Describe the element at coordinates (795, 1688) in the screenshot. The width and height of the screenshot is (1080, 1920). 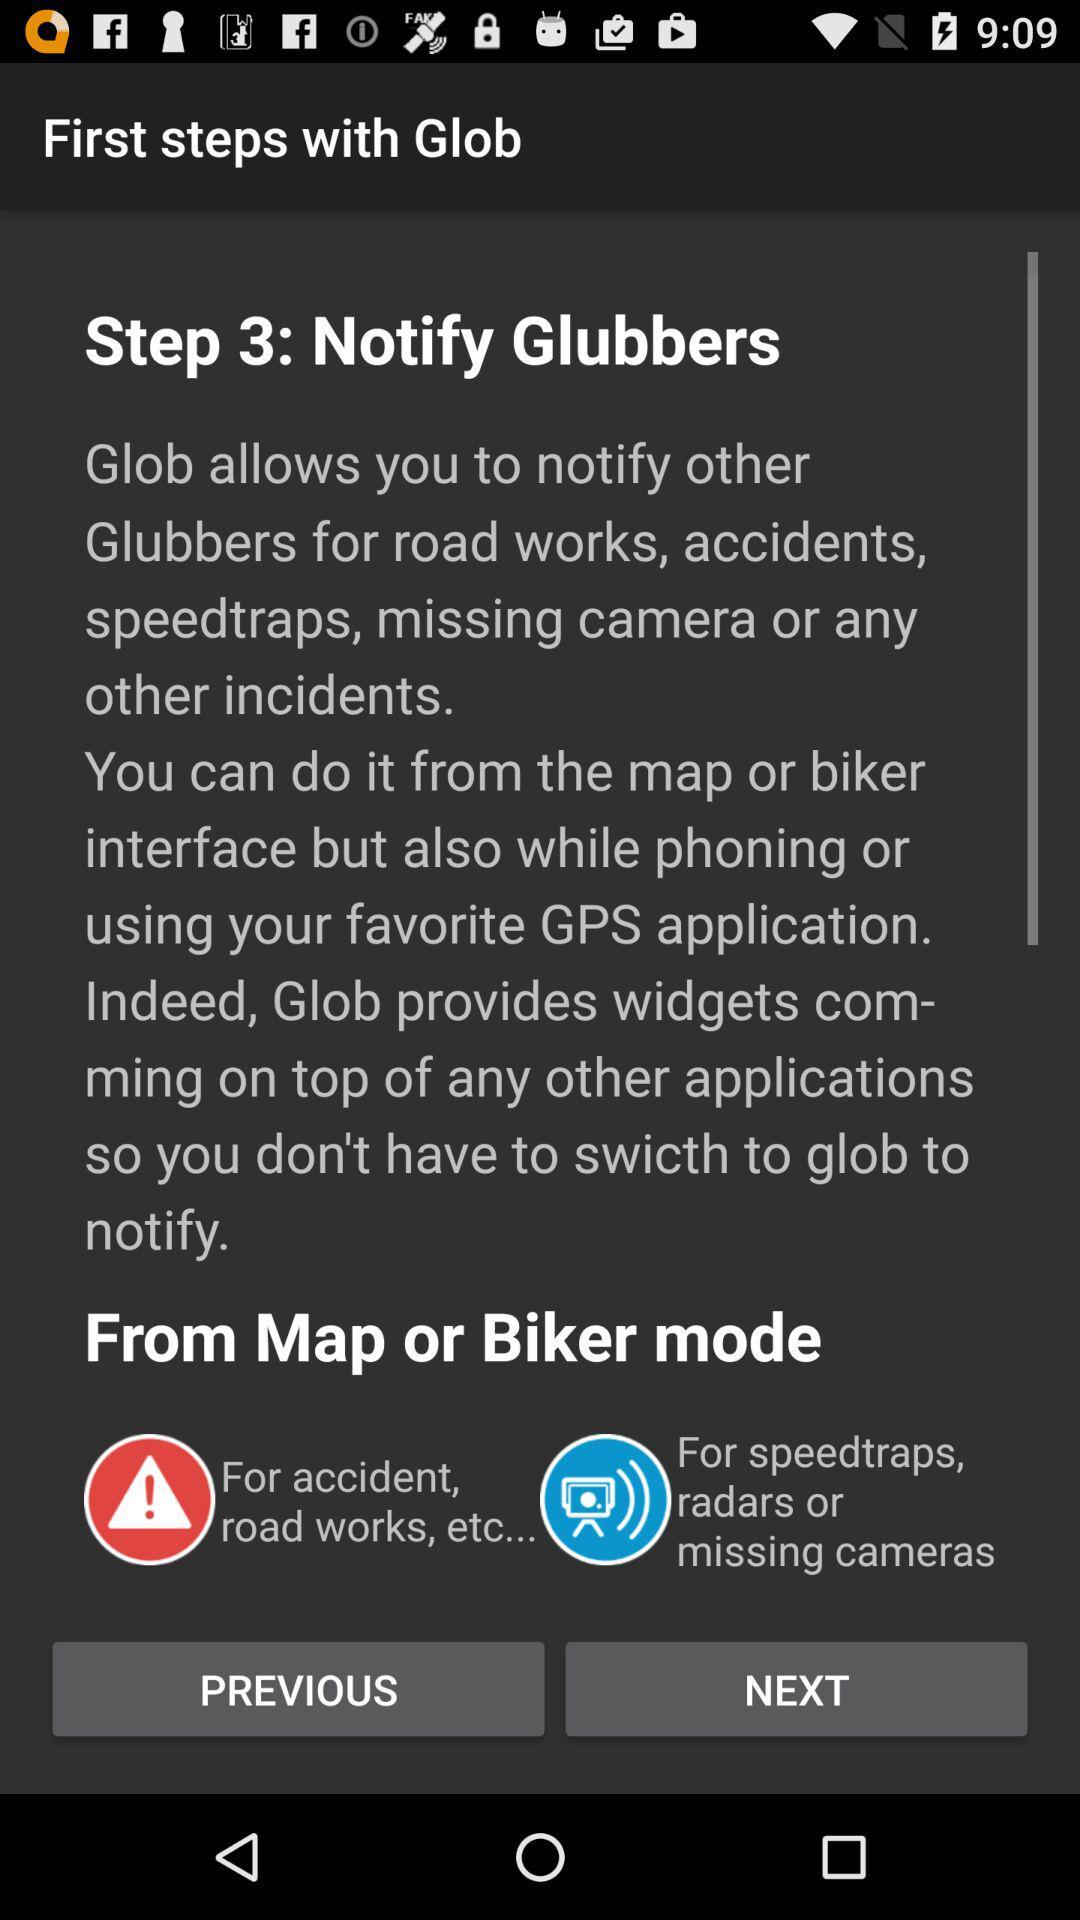
I see `the icon to the right of previous item` at that location.